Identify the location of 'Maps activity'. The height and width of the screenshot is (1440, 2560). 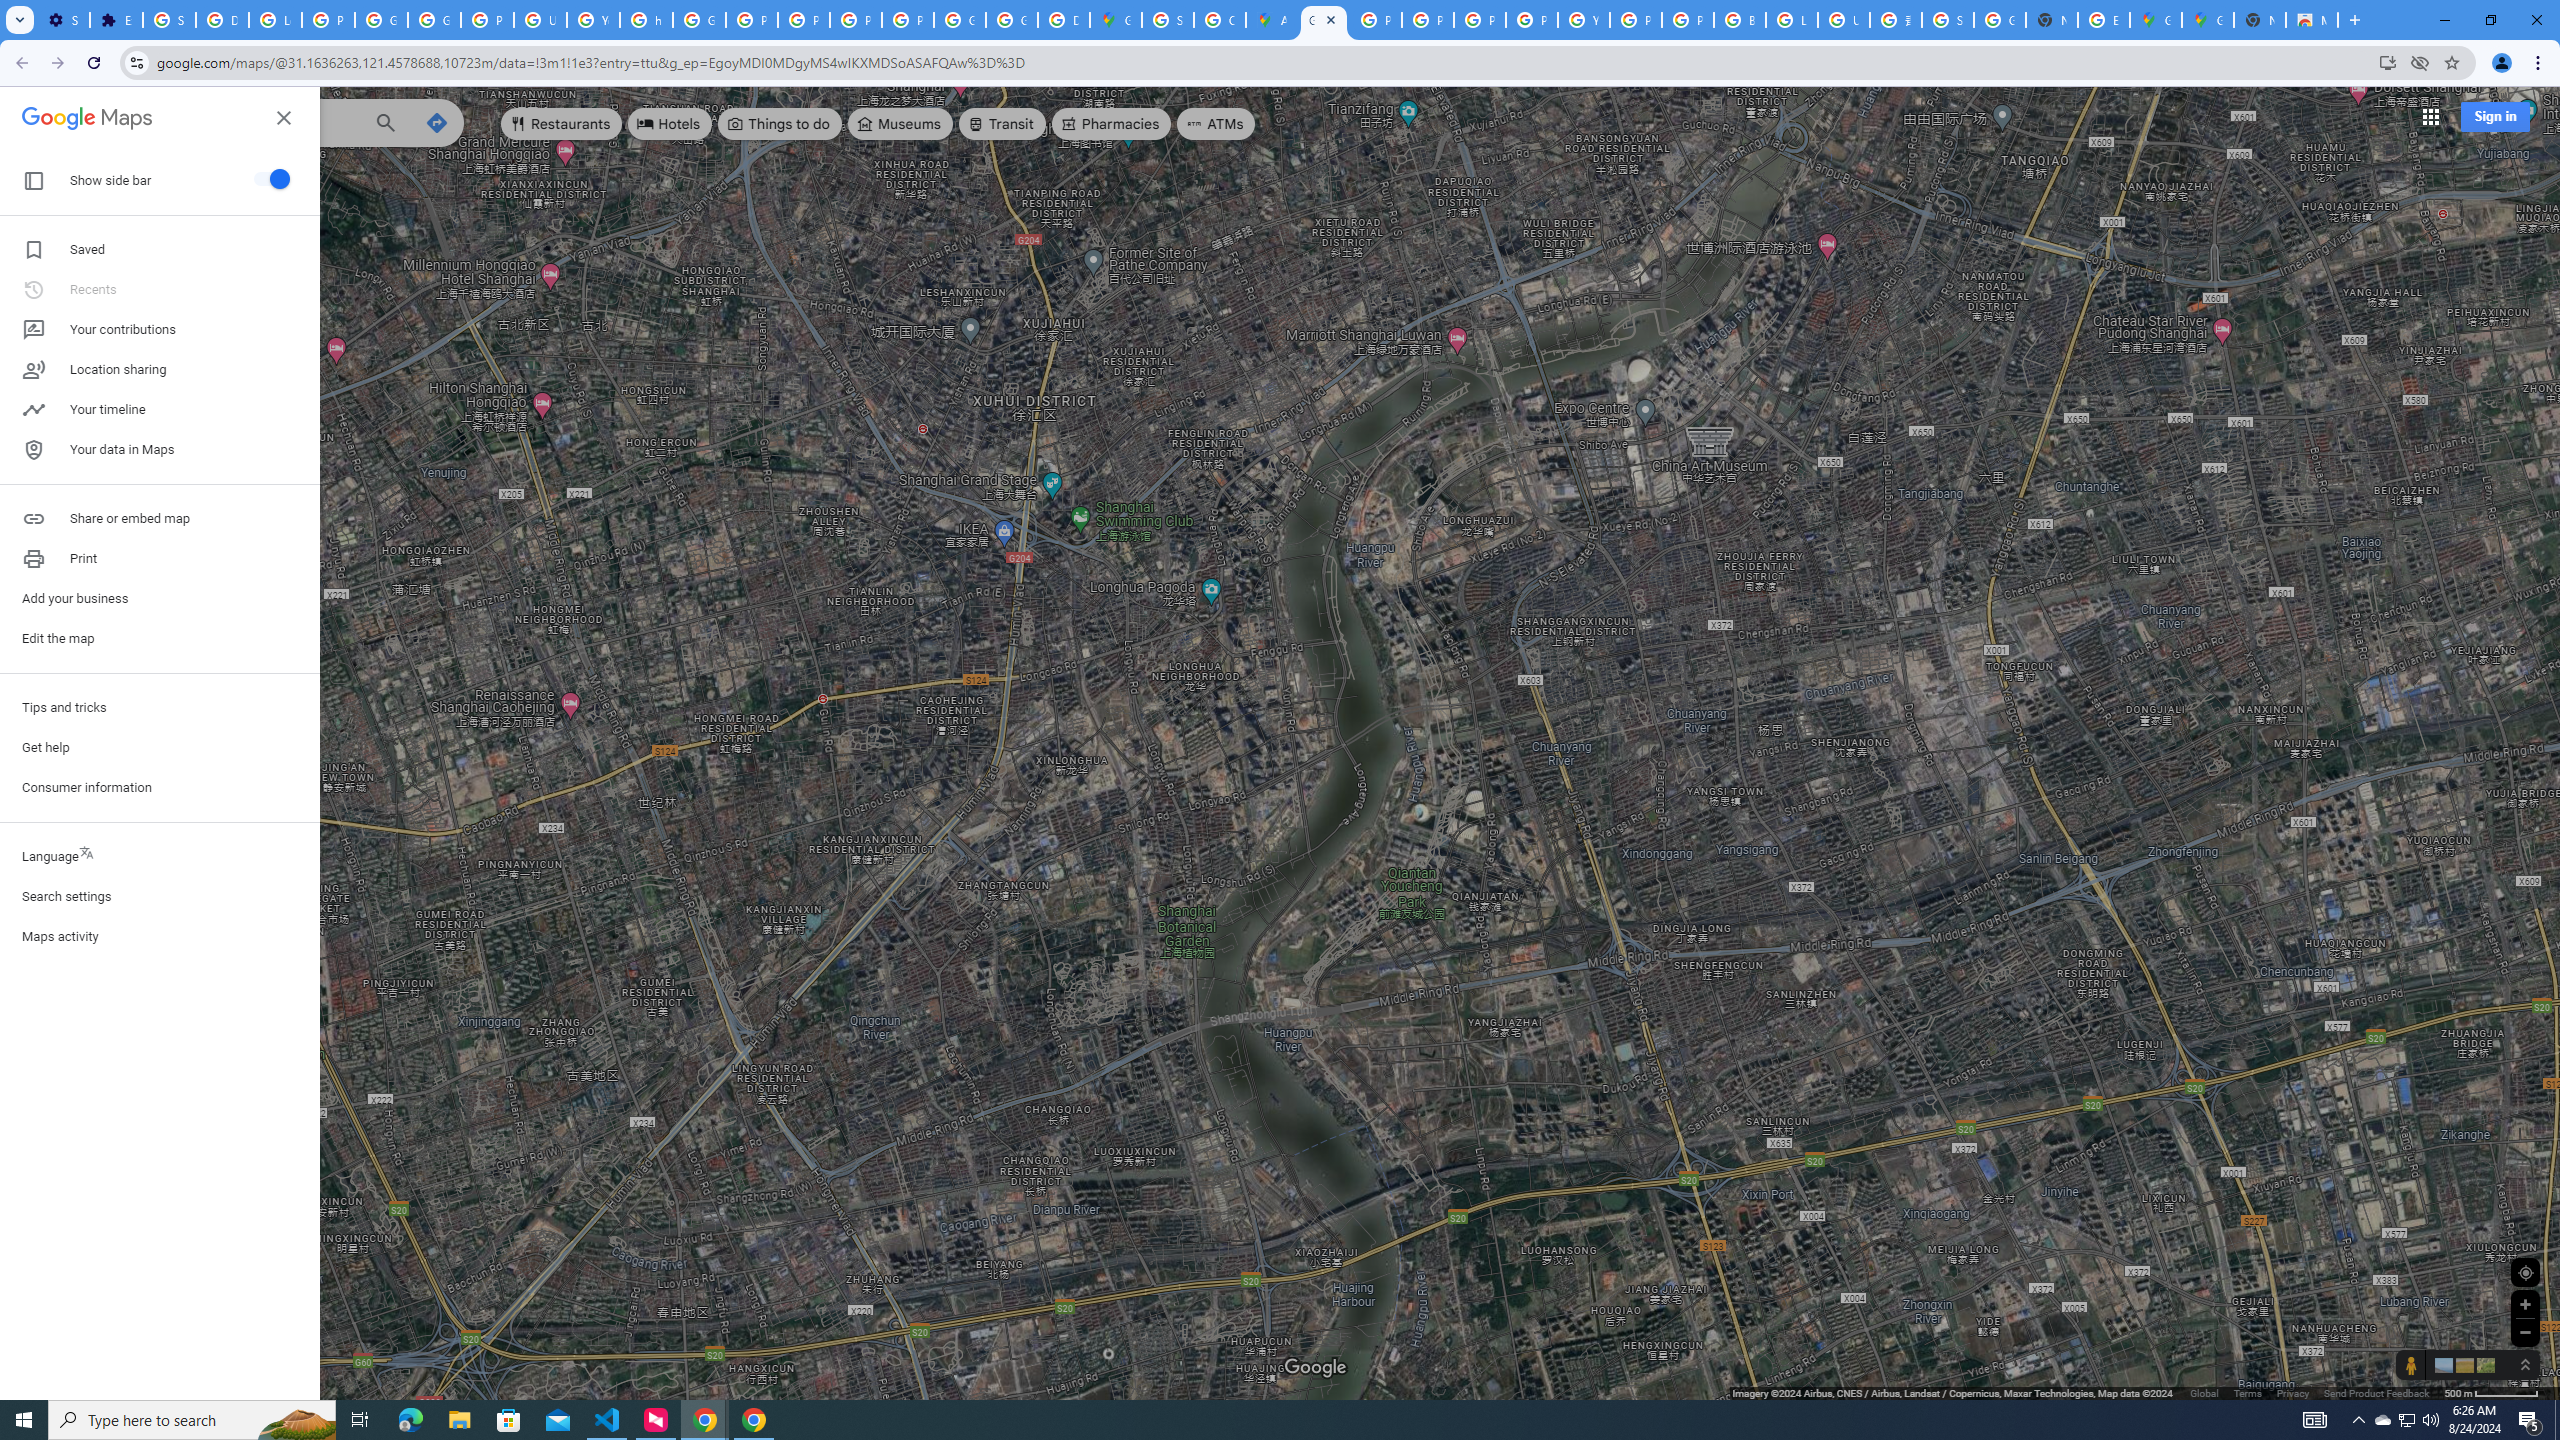
(159, 935).